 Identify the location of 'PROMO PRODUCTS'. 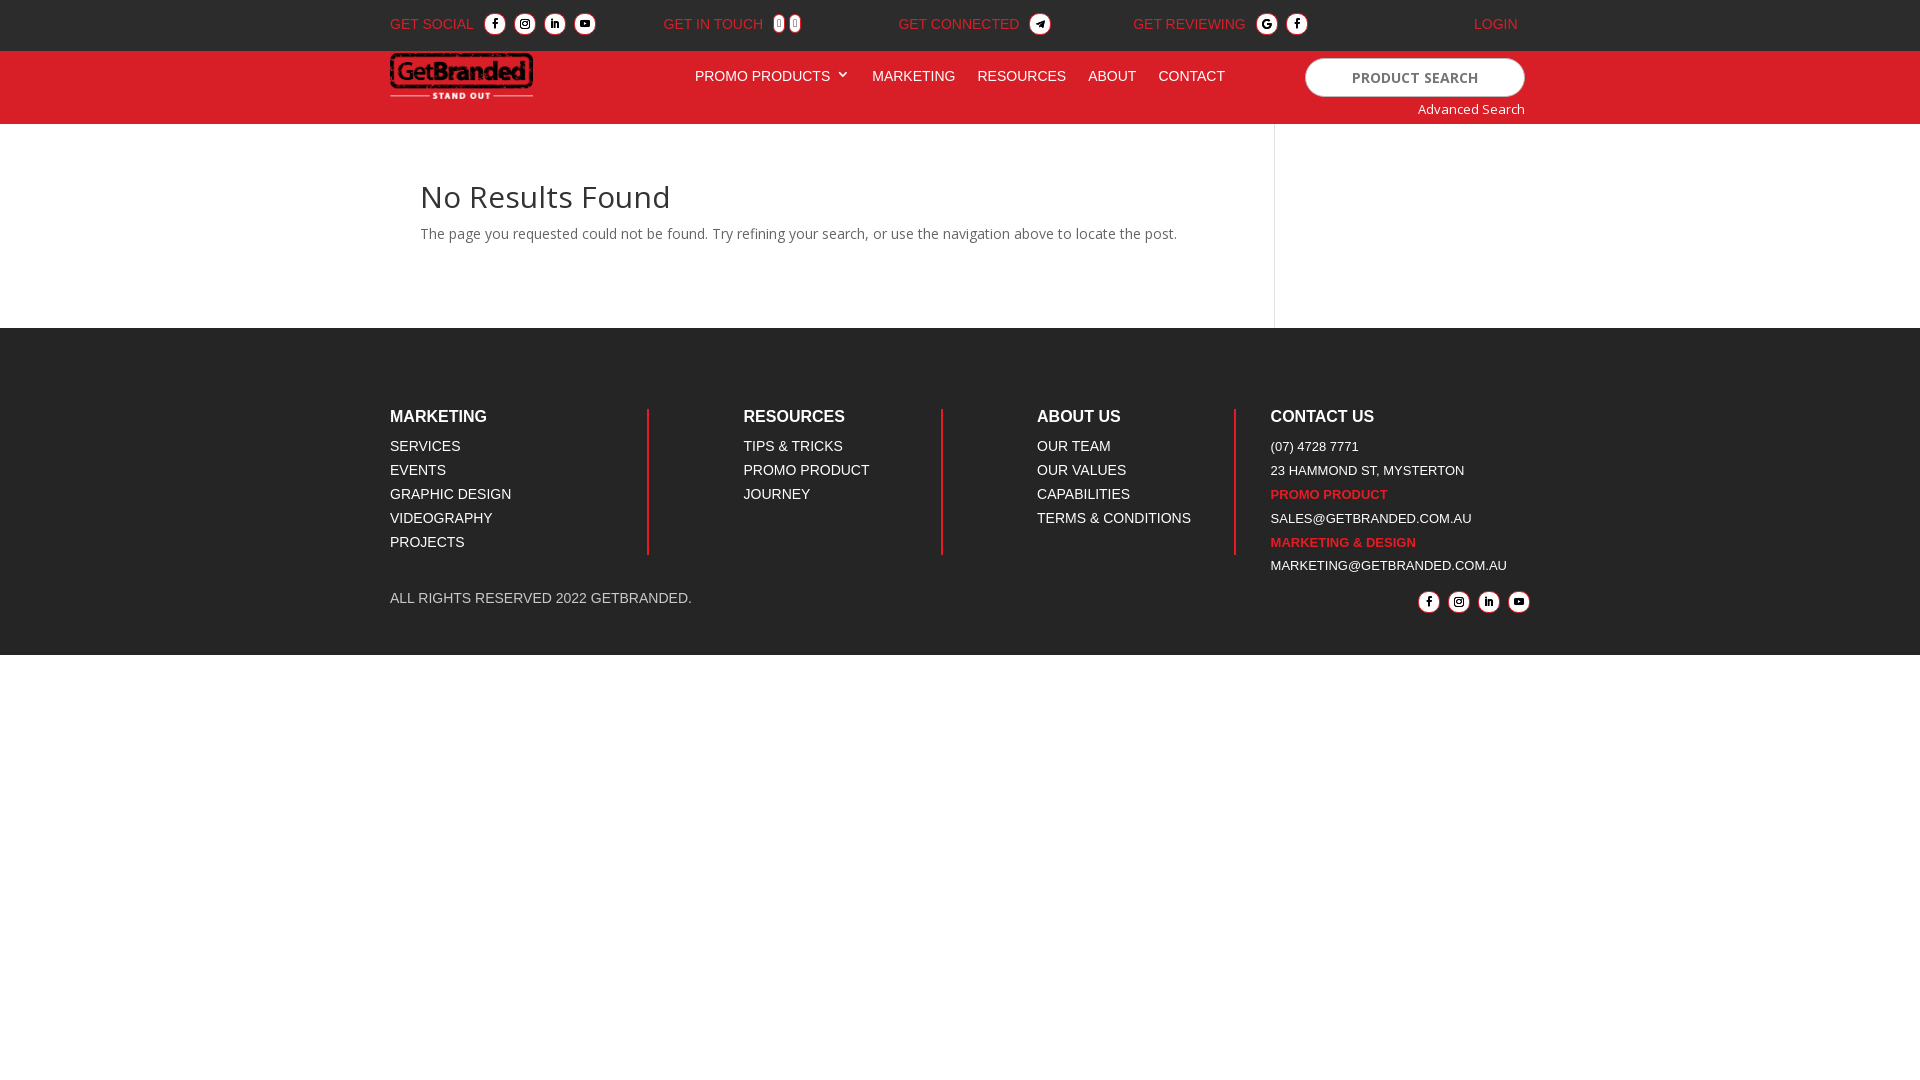
(695, 79).